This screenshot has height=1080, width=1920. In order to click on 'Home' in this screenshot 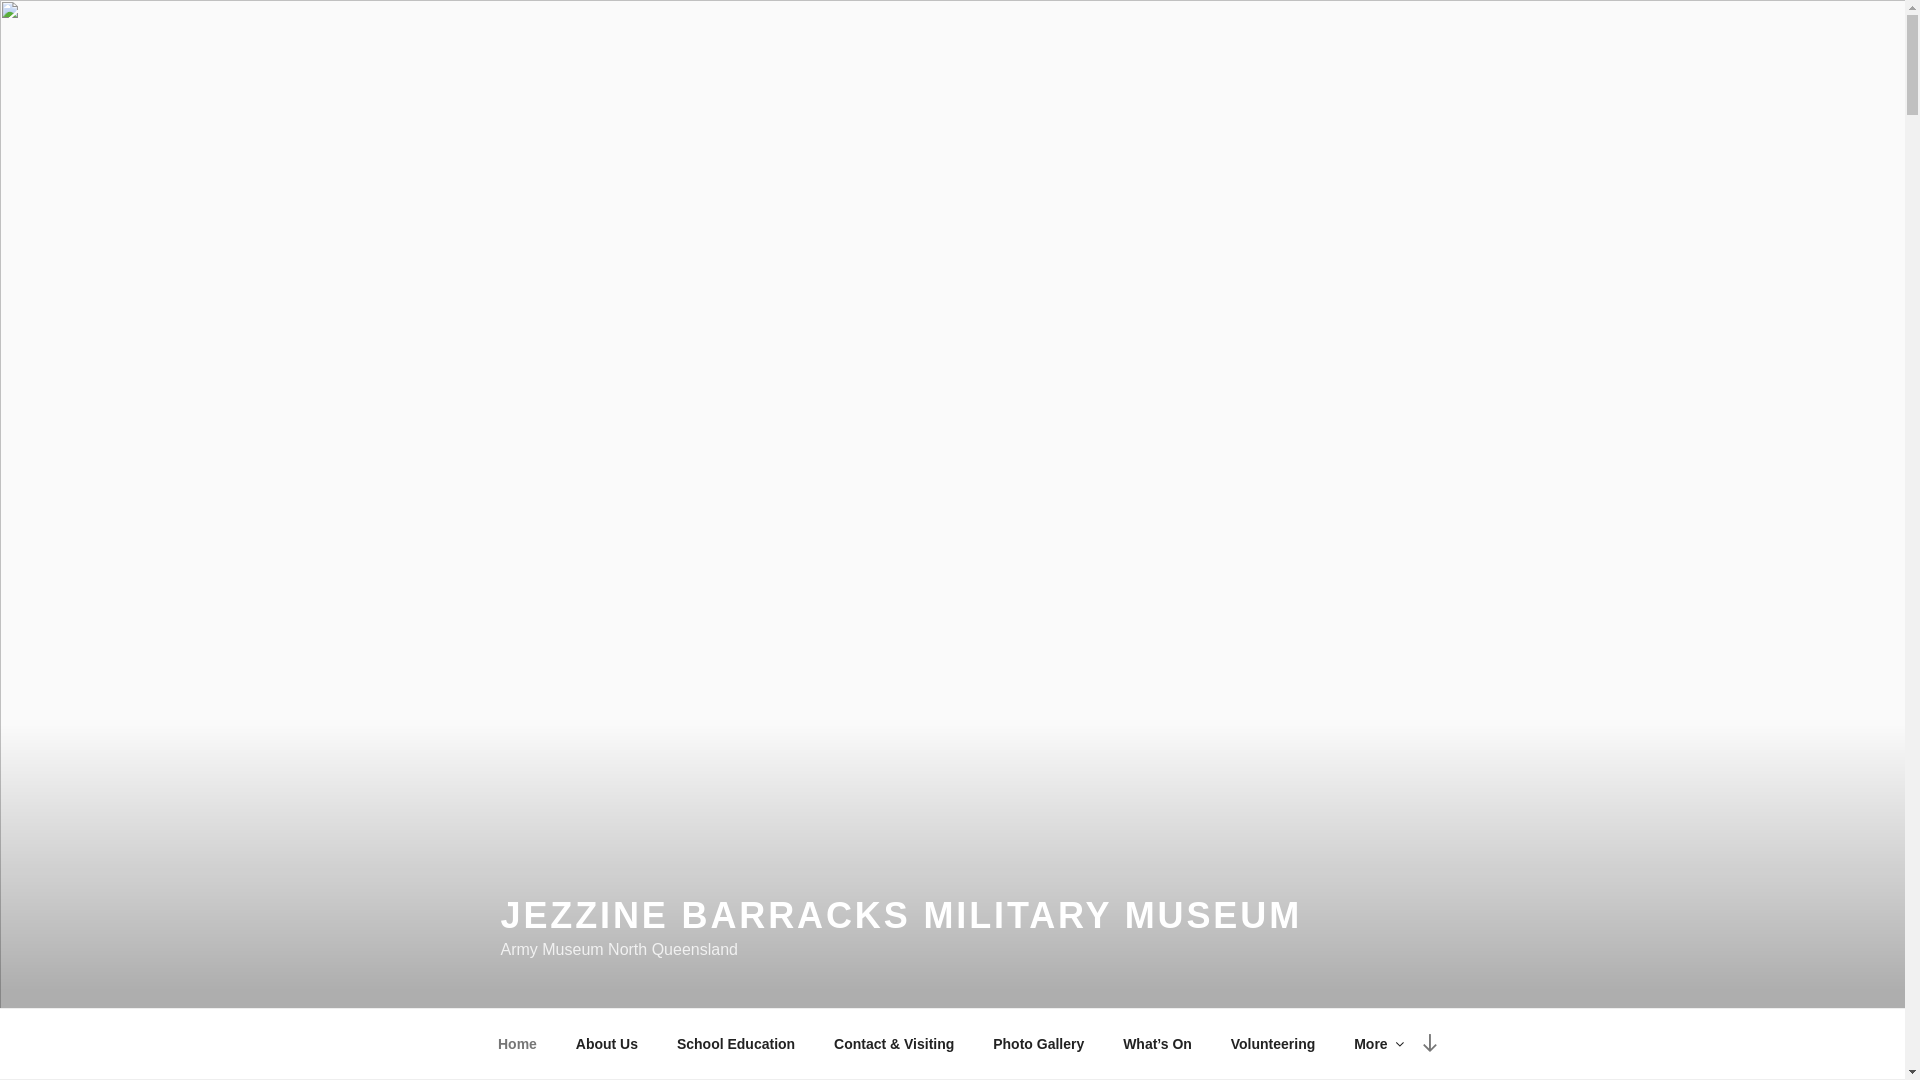, I will do `click(517, 1043)`.